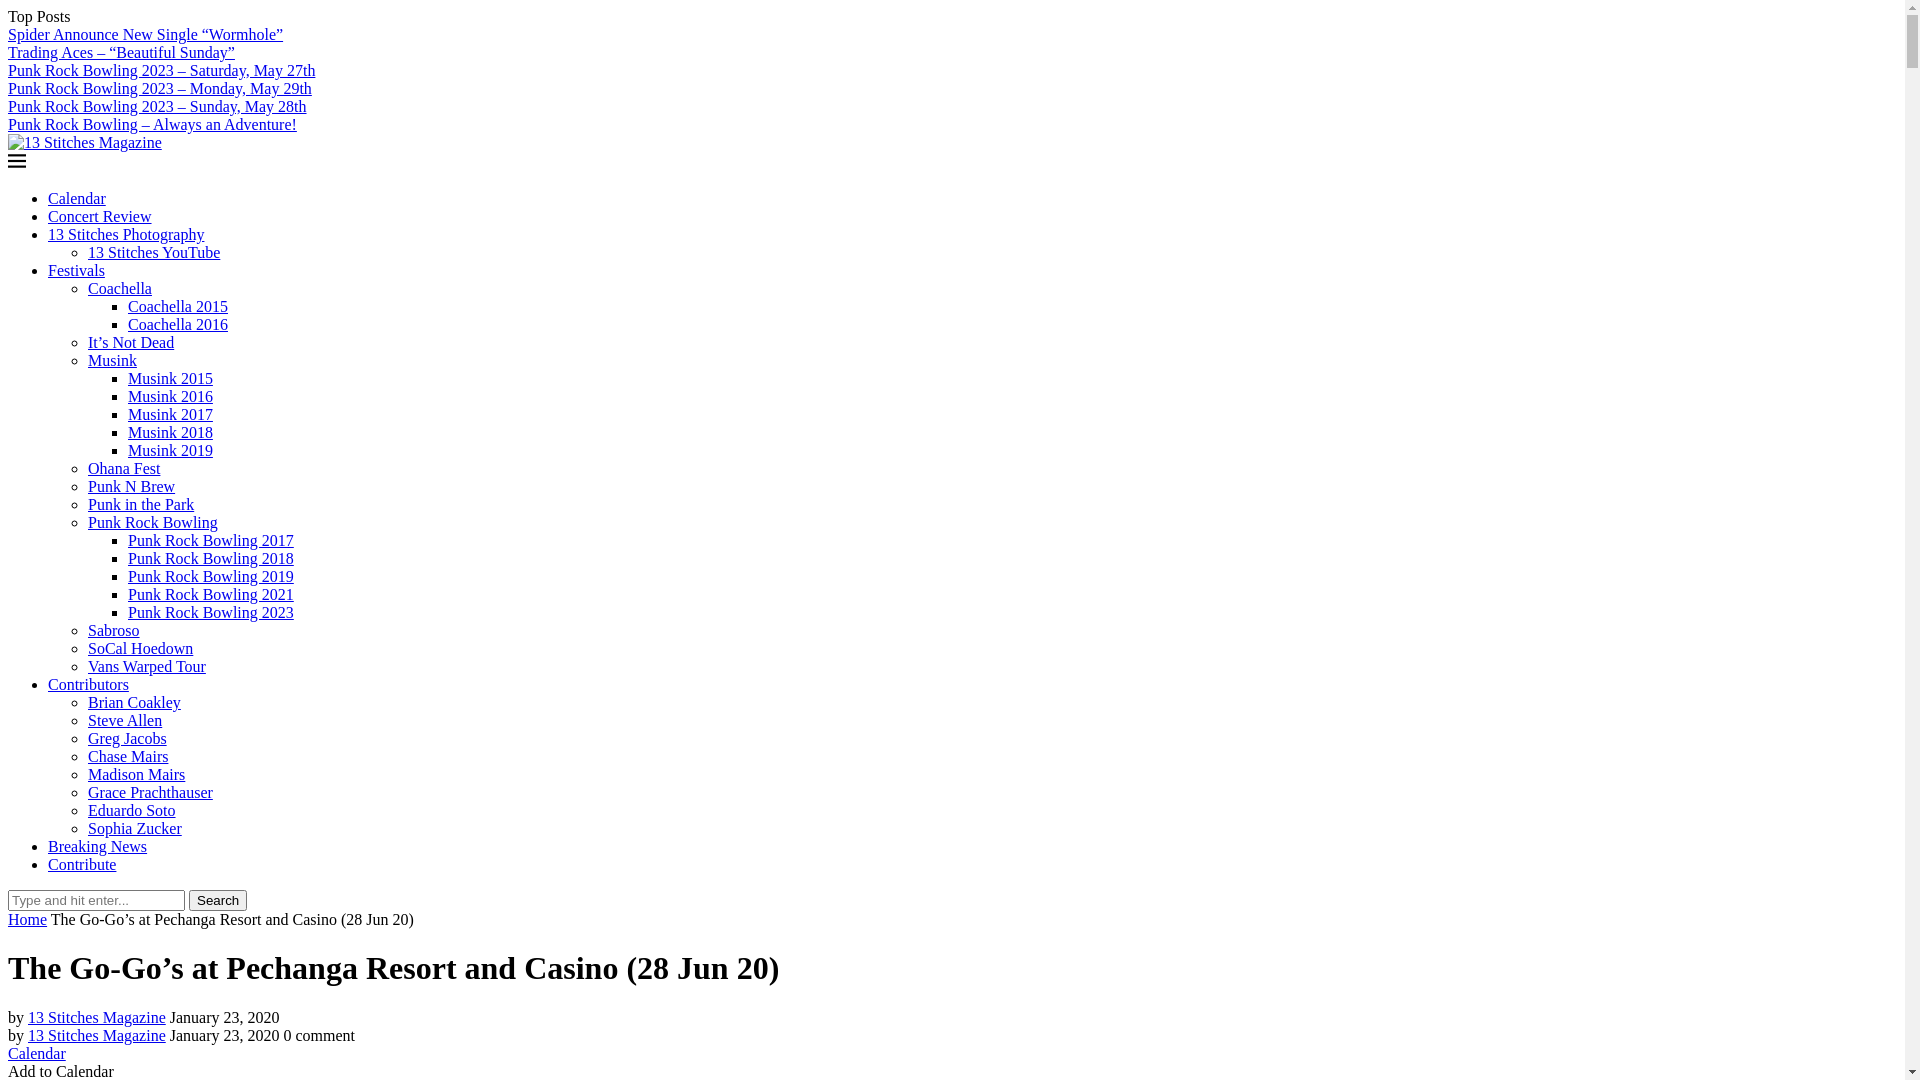 This screenshot has width=1920, height=1080. I want to click on 'Breaking News', so click(96, 846).